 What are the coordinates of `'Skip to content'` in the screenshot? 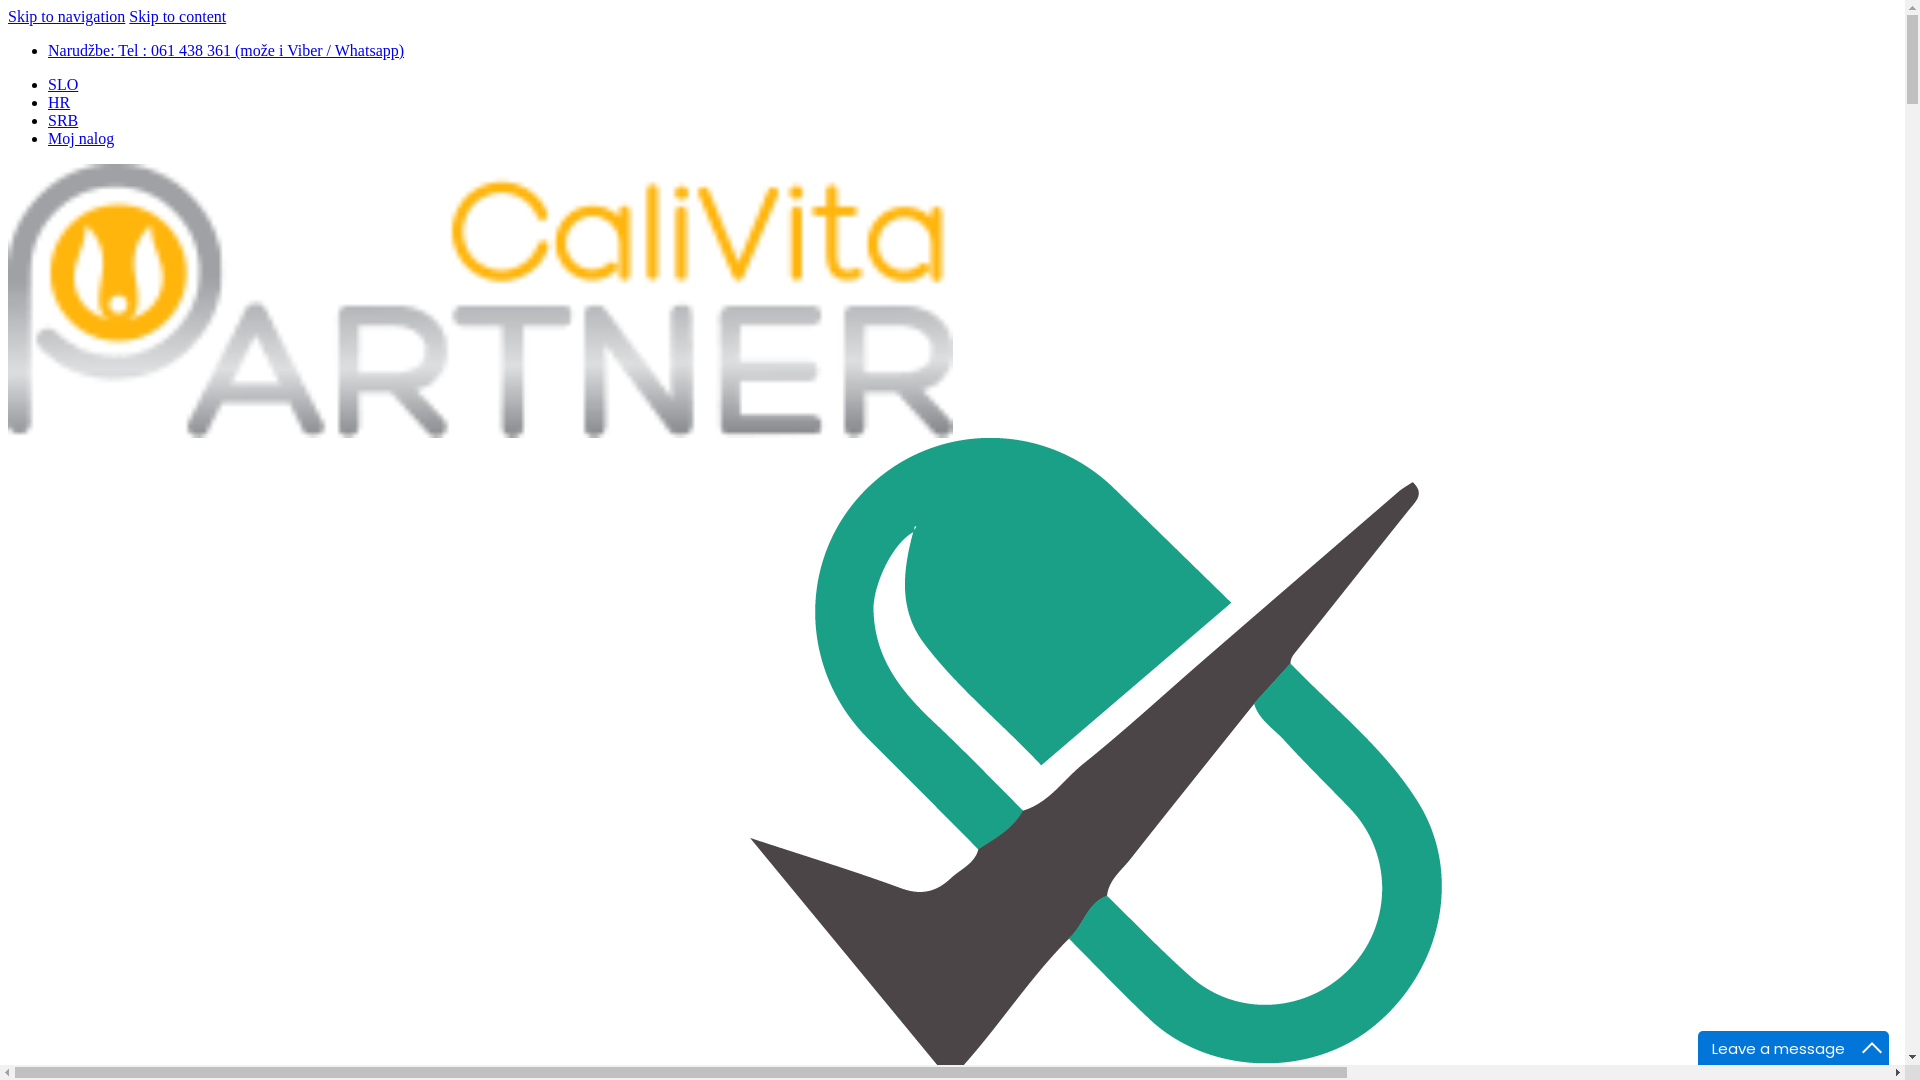 It's located at (177, 16).